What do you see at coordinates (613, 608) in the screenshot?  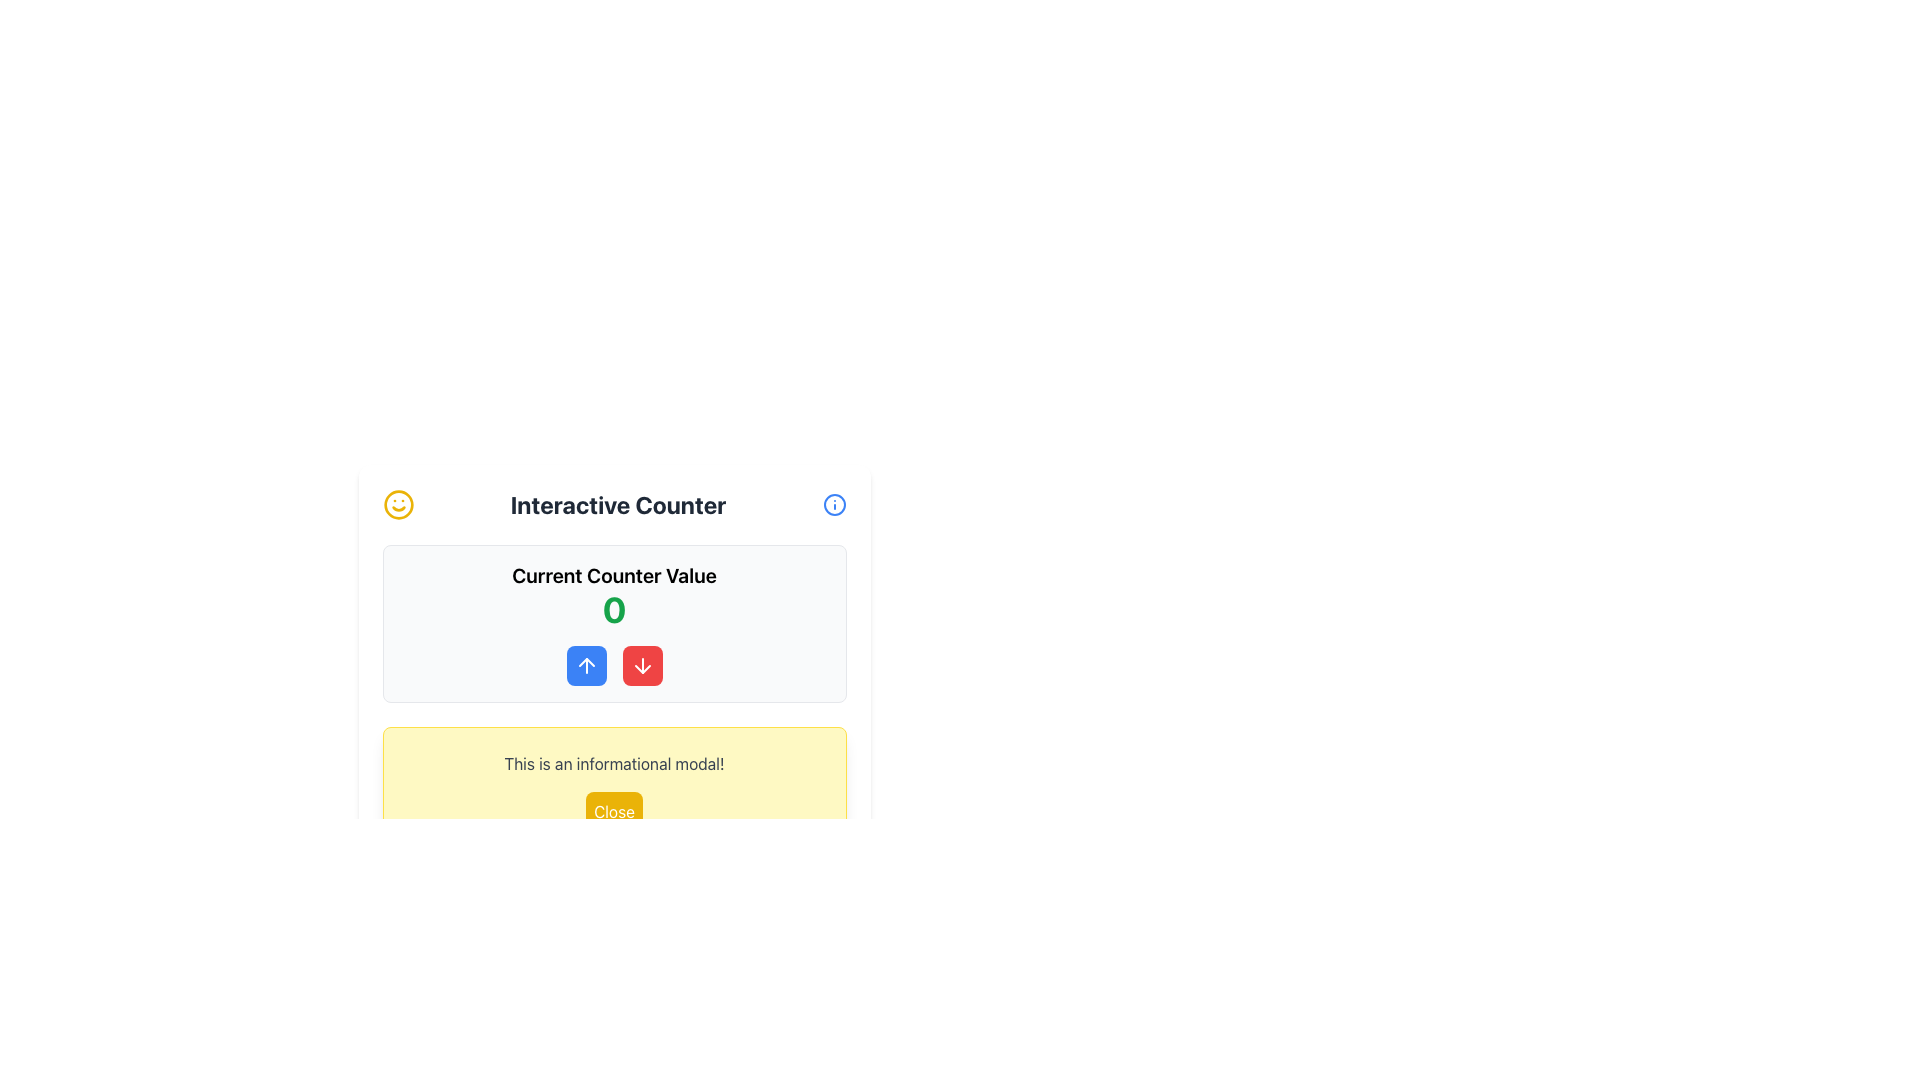 I see `the text label displaying the current counter value, which is located beneath the label 'Current Counter Value' and between a blue and a red button in the 'Interactive Counter' section` at bounding box center [613, 608].